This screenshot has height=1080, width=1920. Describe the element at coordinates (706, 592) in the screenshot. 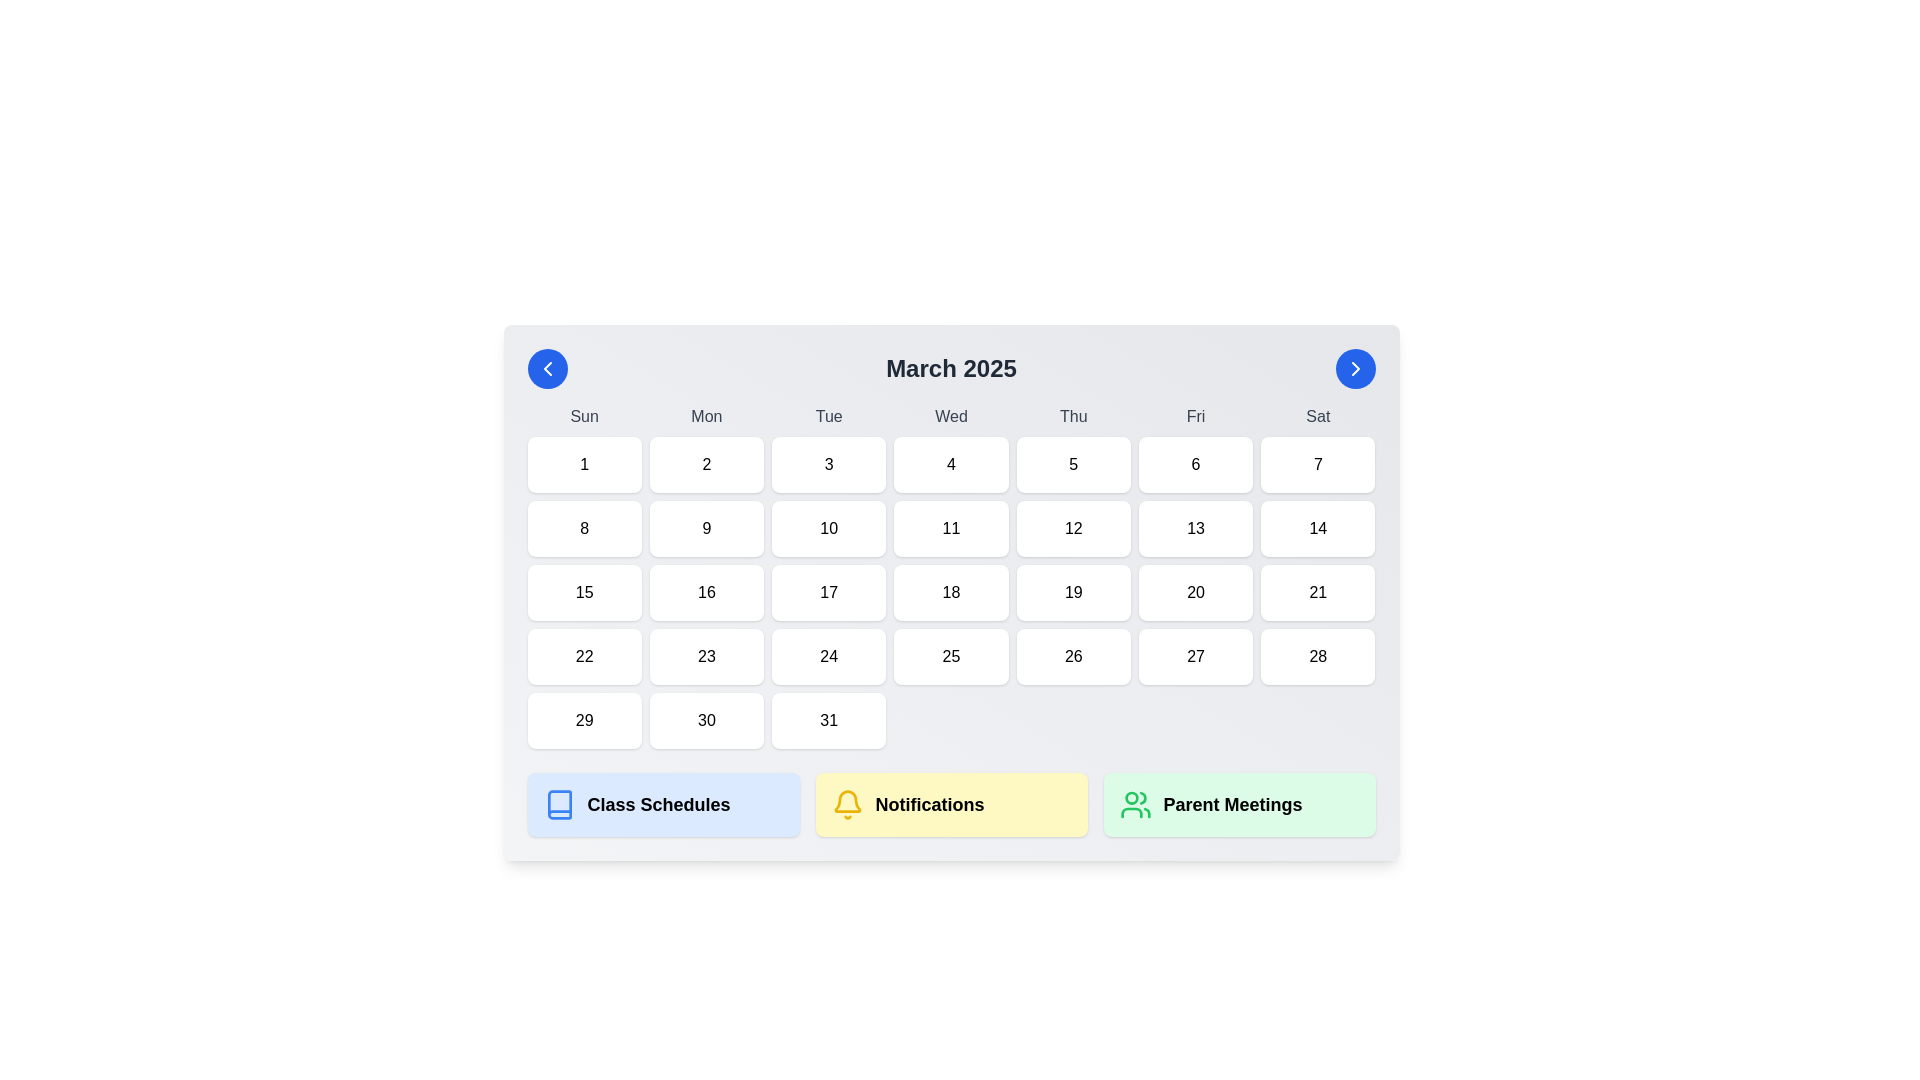

I see `the date box displaying '16'` at that location.